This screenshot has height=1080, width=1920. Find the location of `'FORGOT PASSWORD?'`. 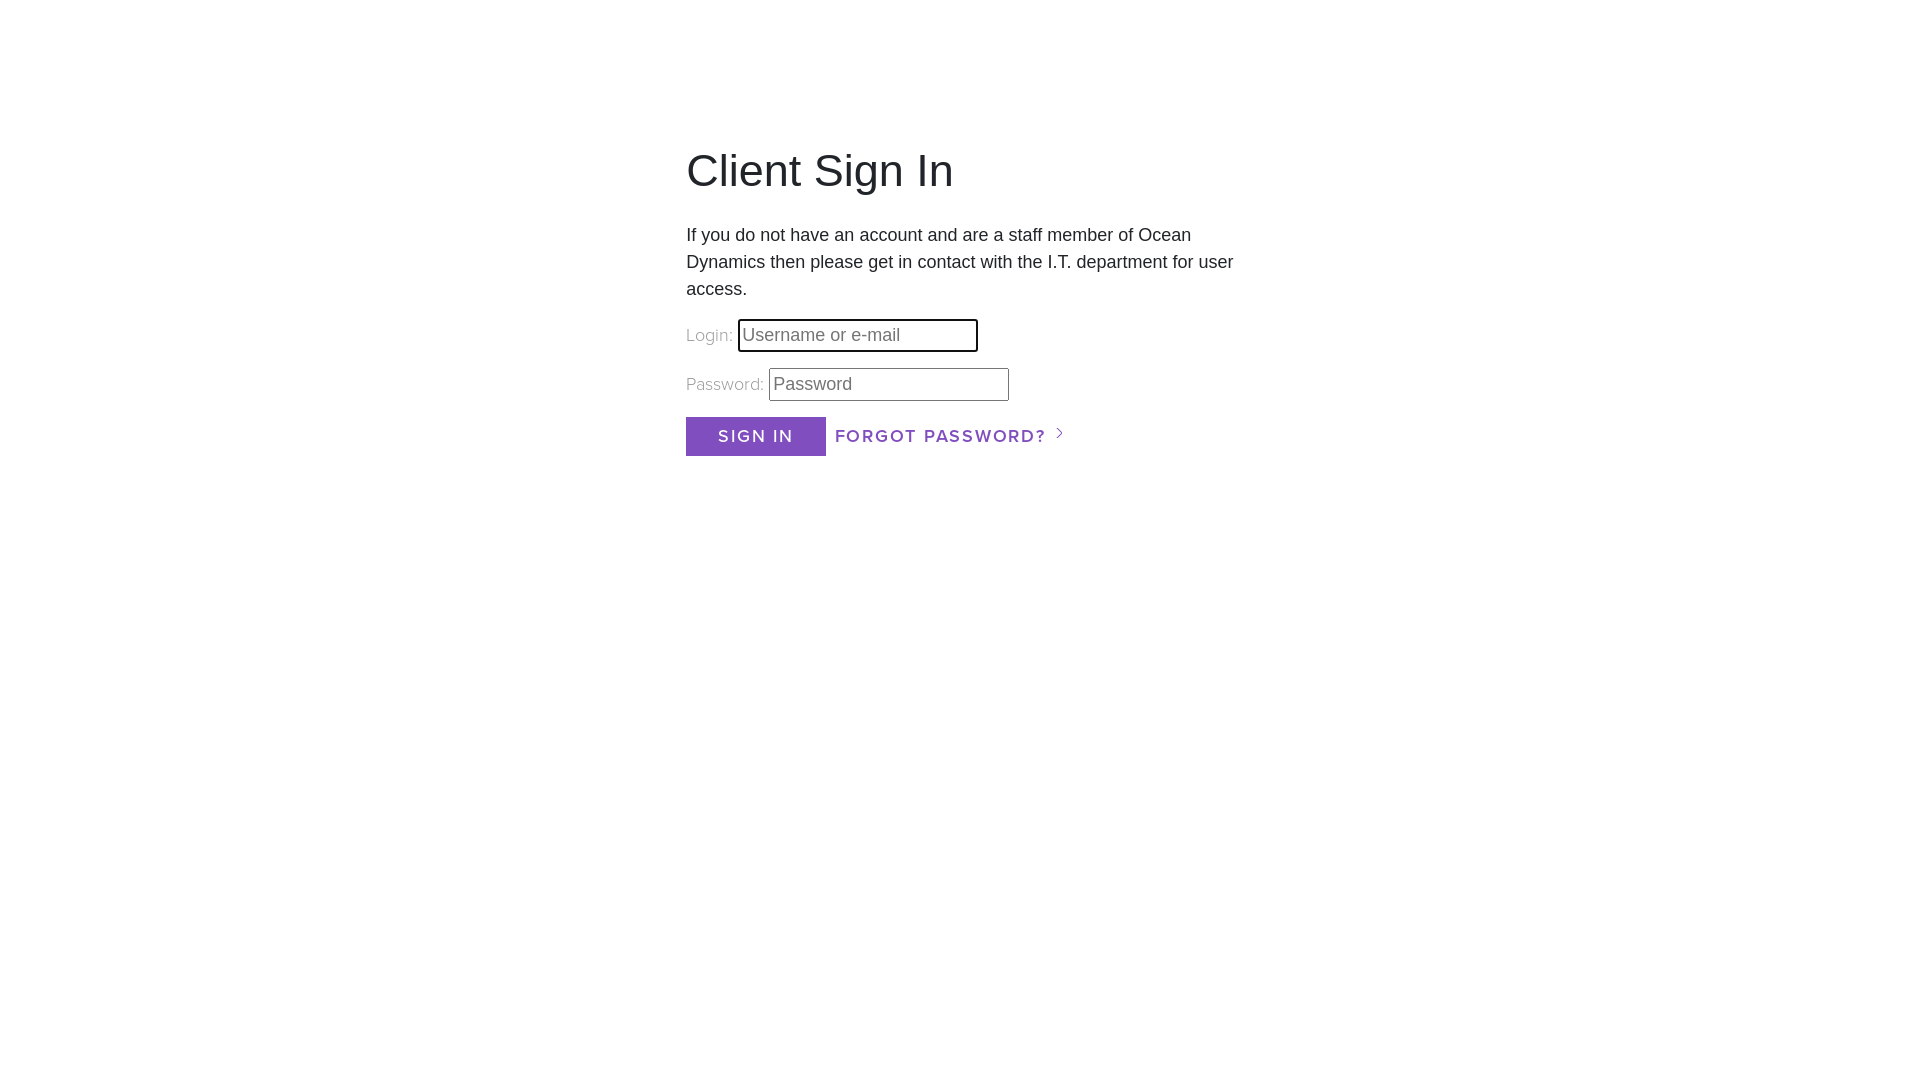

'FORGOT PASSWORD?' is located at coordinates (830, 435).